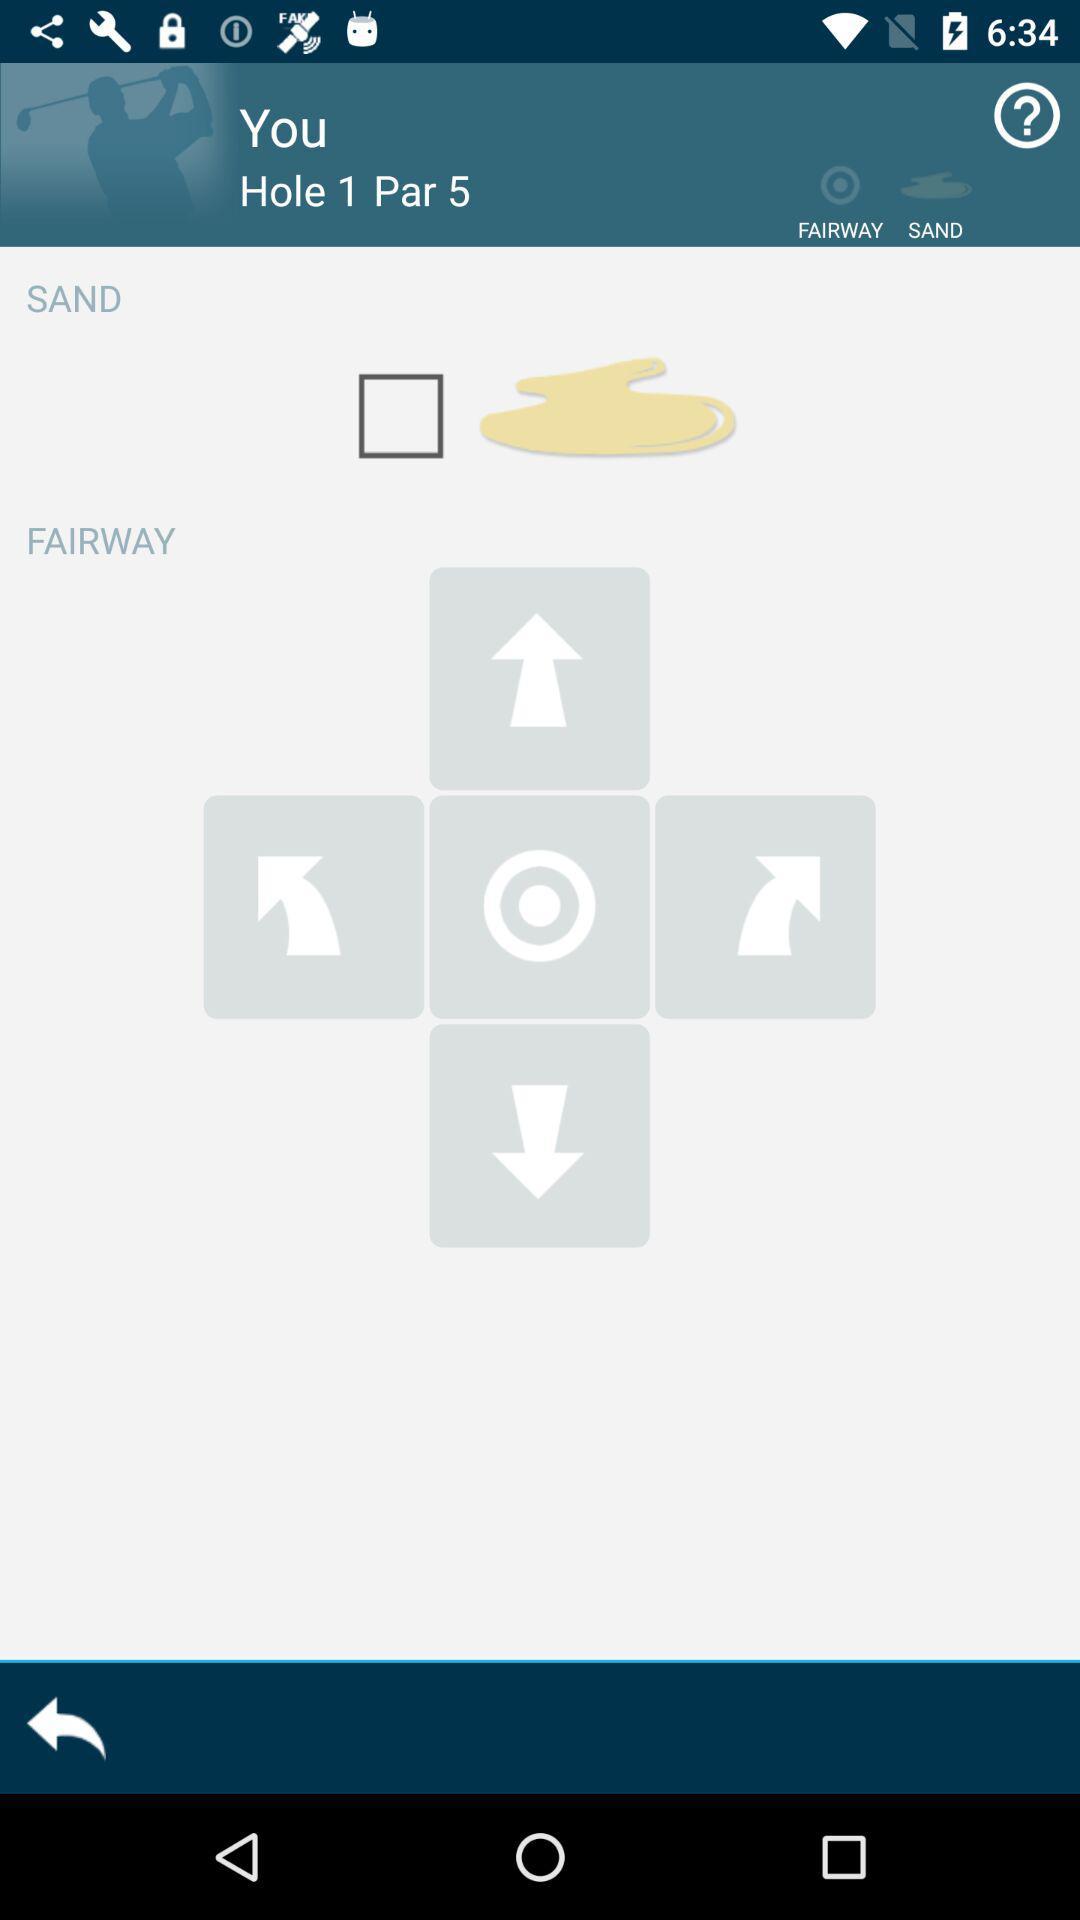 The height and width of the screenshot is (1920, 1080). I want to click on move right, so click(765, 906).